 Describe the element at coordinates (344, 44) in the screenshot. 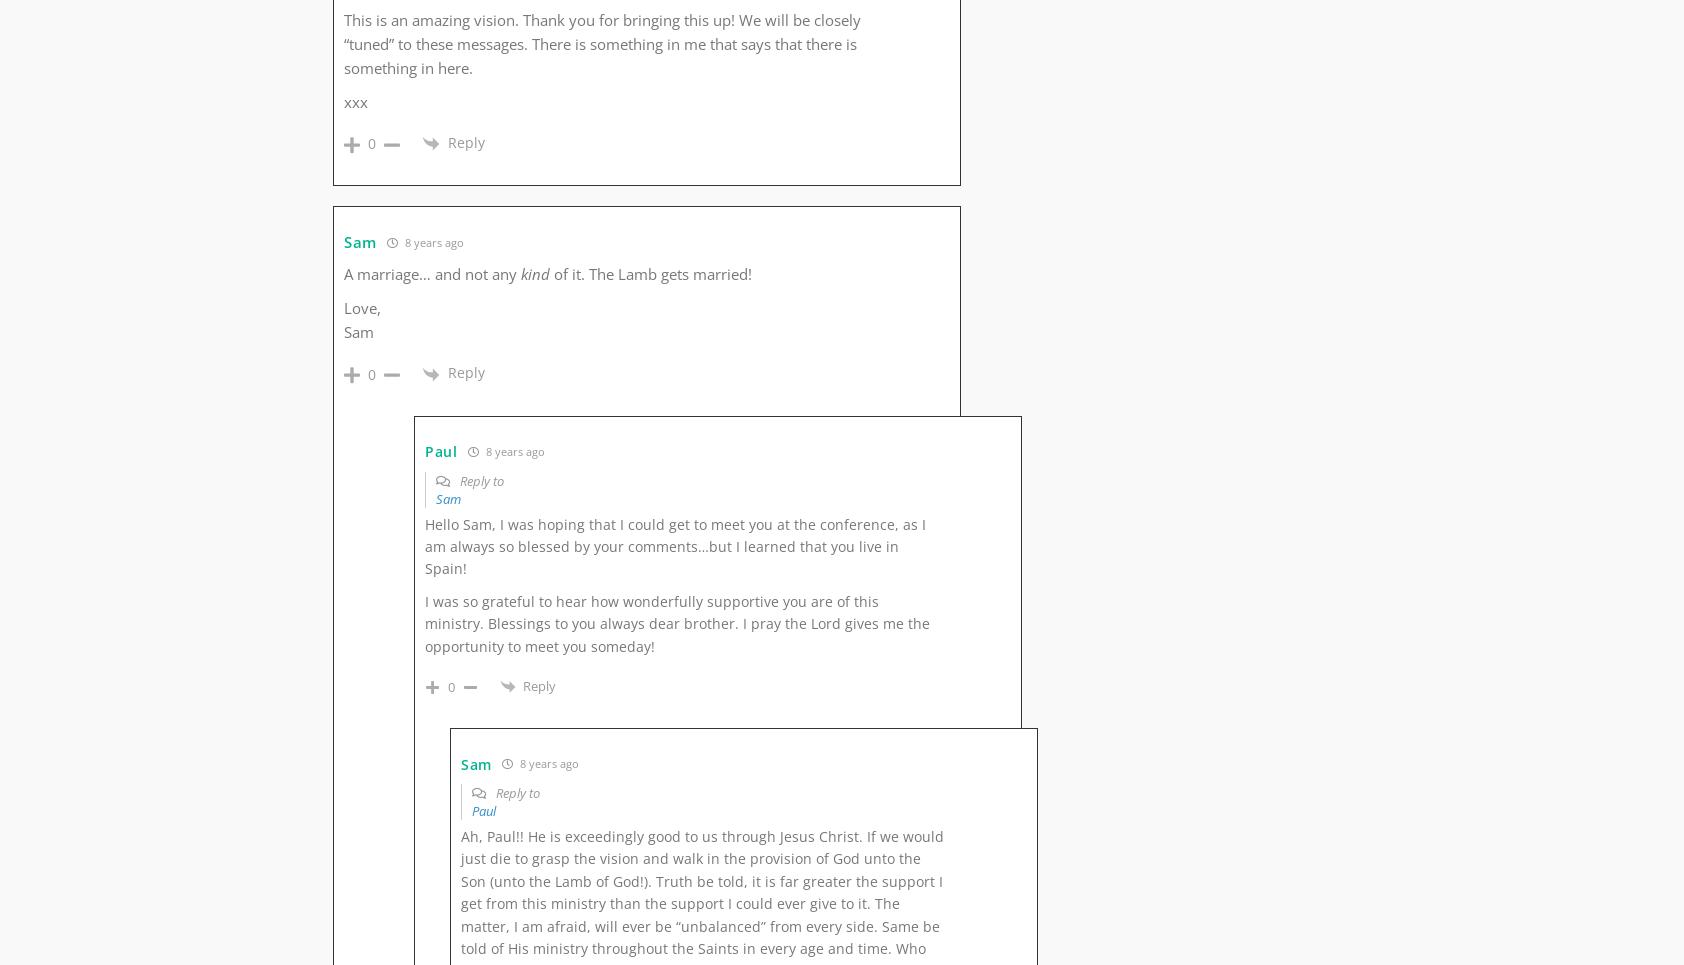

I see `'This is an amazing vision. Thank you for bringing this up! We will be closely “tuned” to these messages. There is something in me that says that there is something in here.'` at that location.